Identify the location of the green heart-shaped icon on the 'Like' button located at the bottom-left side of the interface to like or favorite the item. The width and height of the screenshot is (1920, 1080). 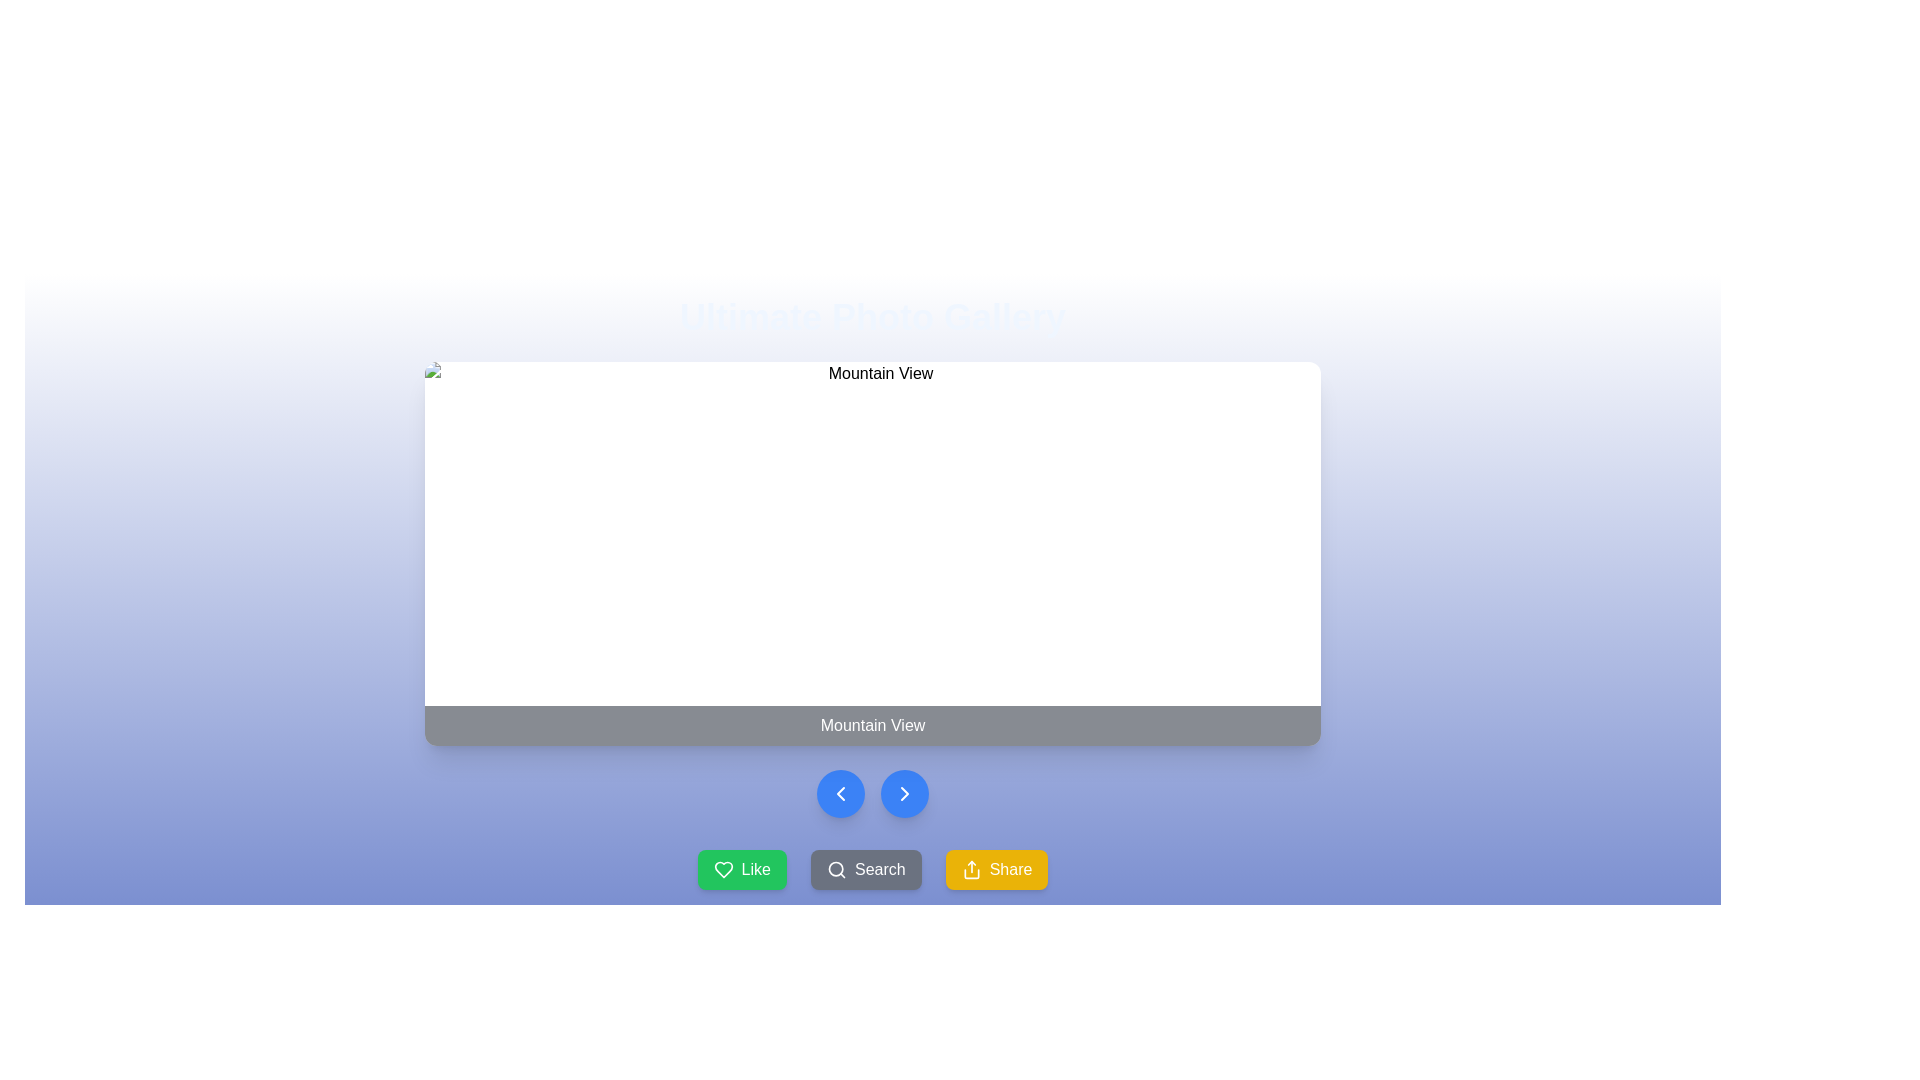
(722, 869).